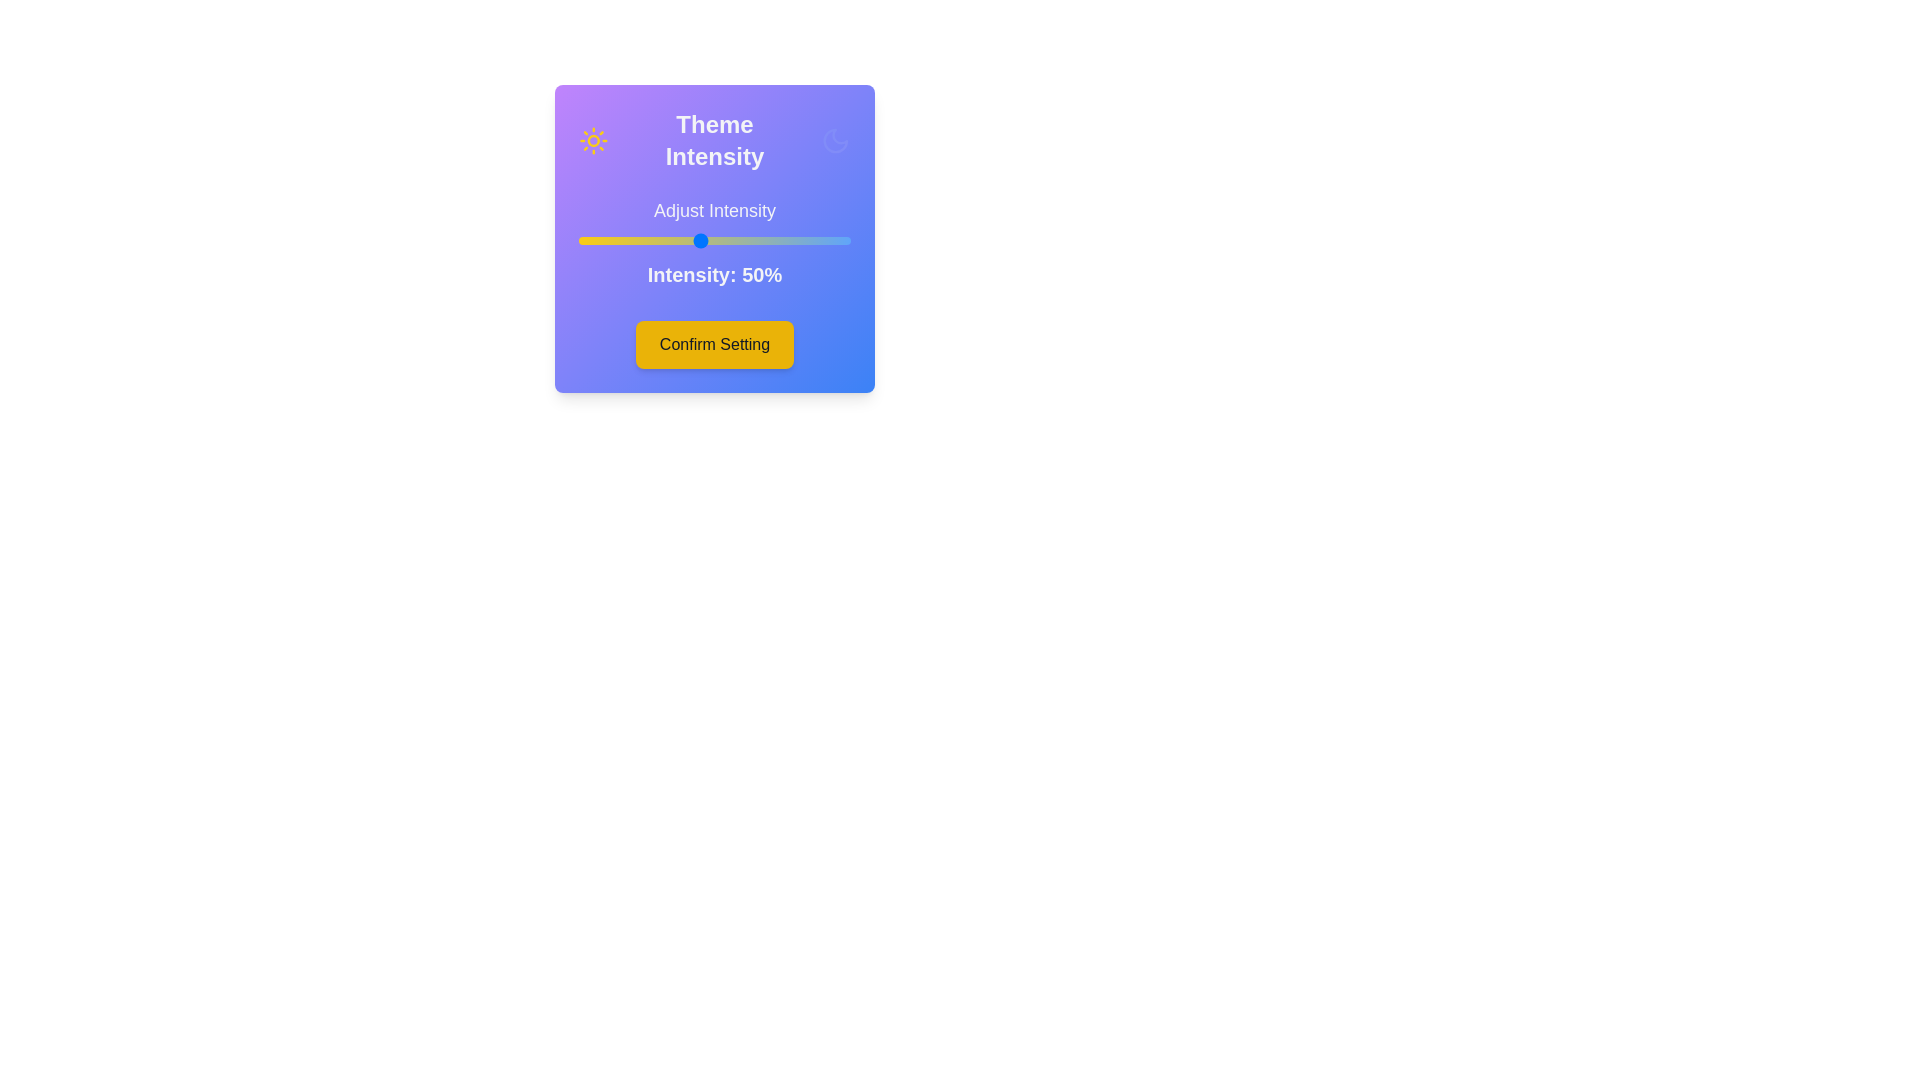 Image resolution: width=1920 pixels, height=1080 pixels. What do you see at coordinates (826, 239) in the screenshot?
I see `the intensity slider to 92%` at bounding box center [826, 239].